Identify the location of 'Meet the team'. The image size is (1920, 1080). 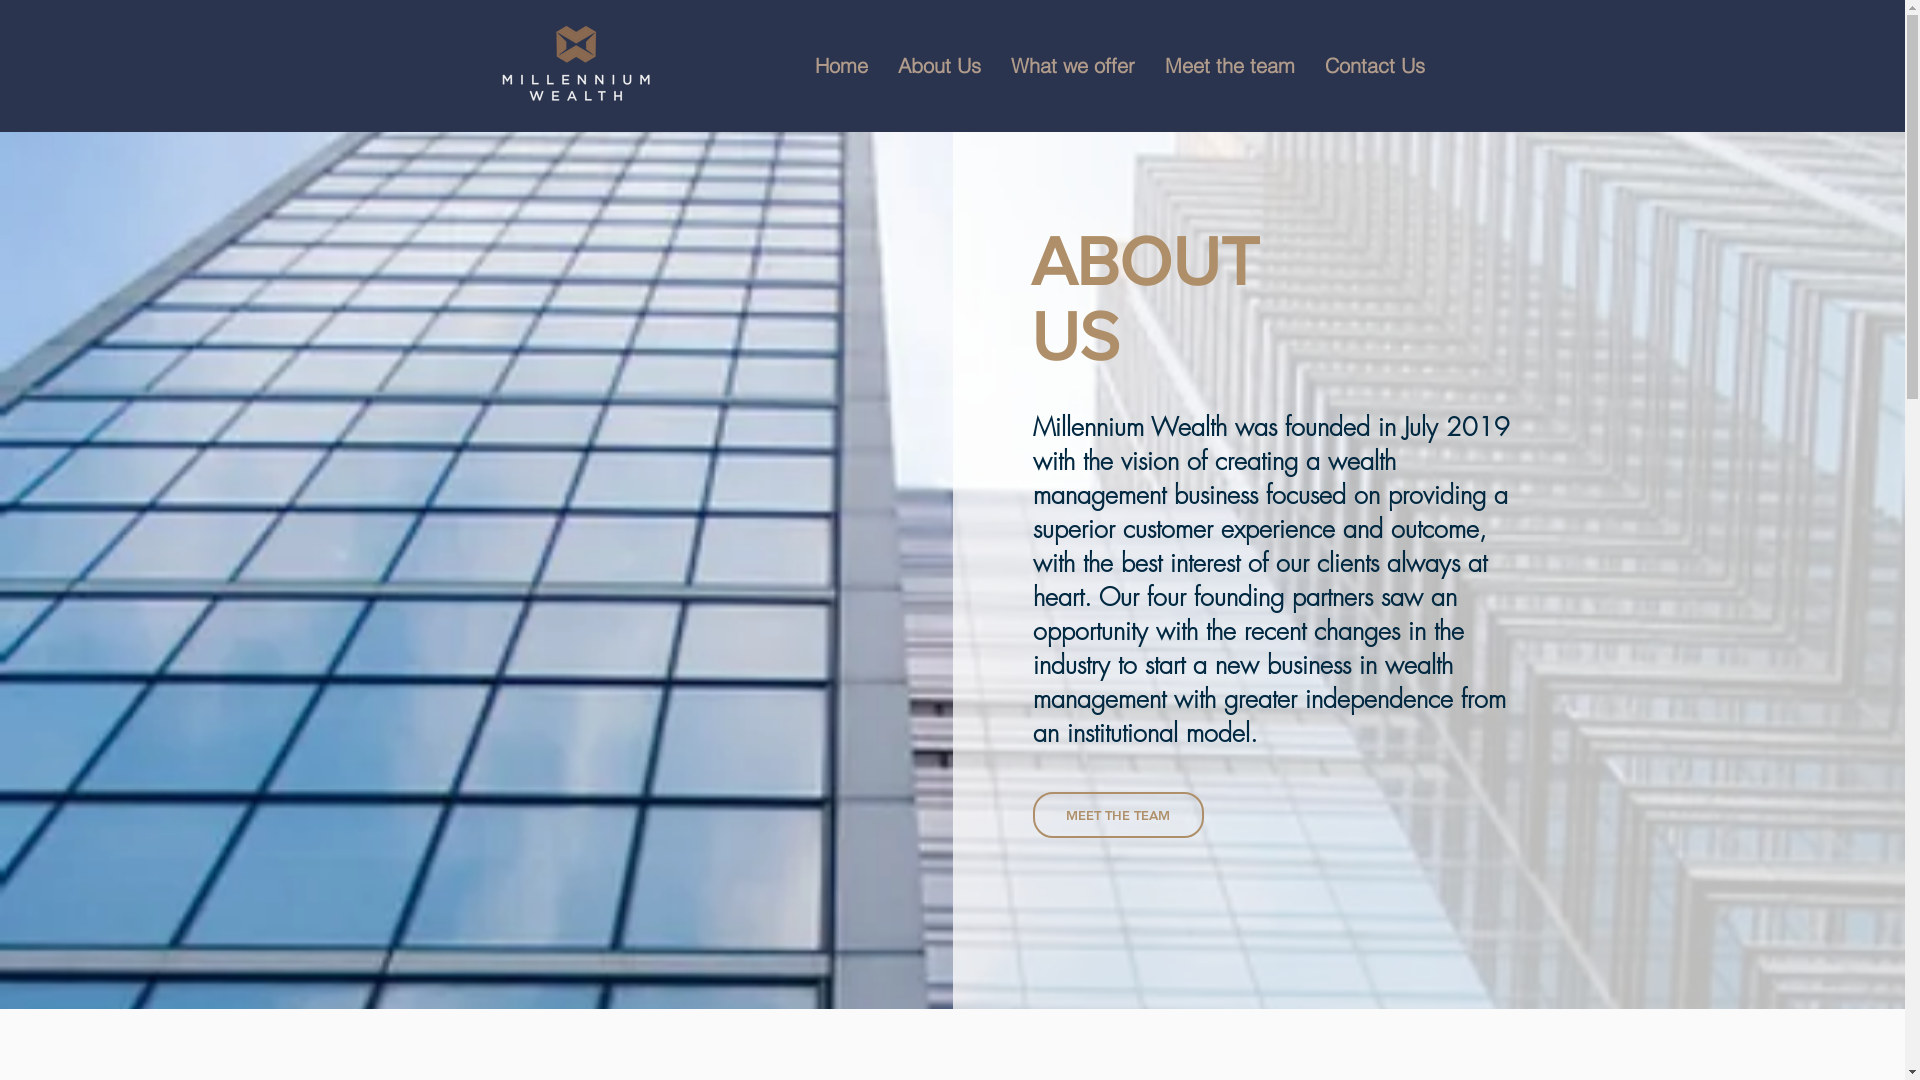
(1228, 64).